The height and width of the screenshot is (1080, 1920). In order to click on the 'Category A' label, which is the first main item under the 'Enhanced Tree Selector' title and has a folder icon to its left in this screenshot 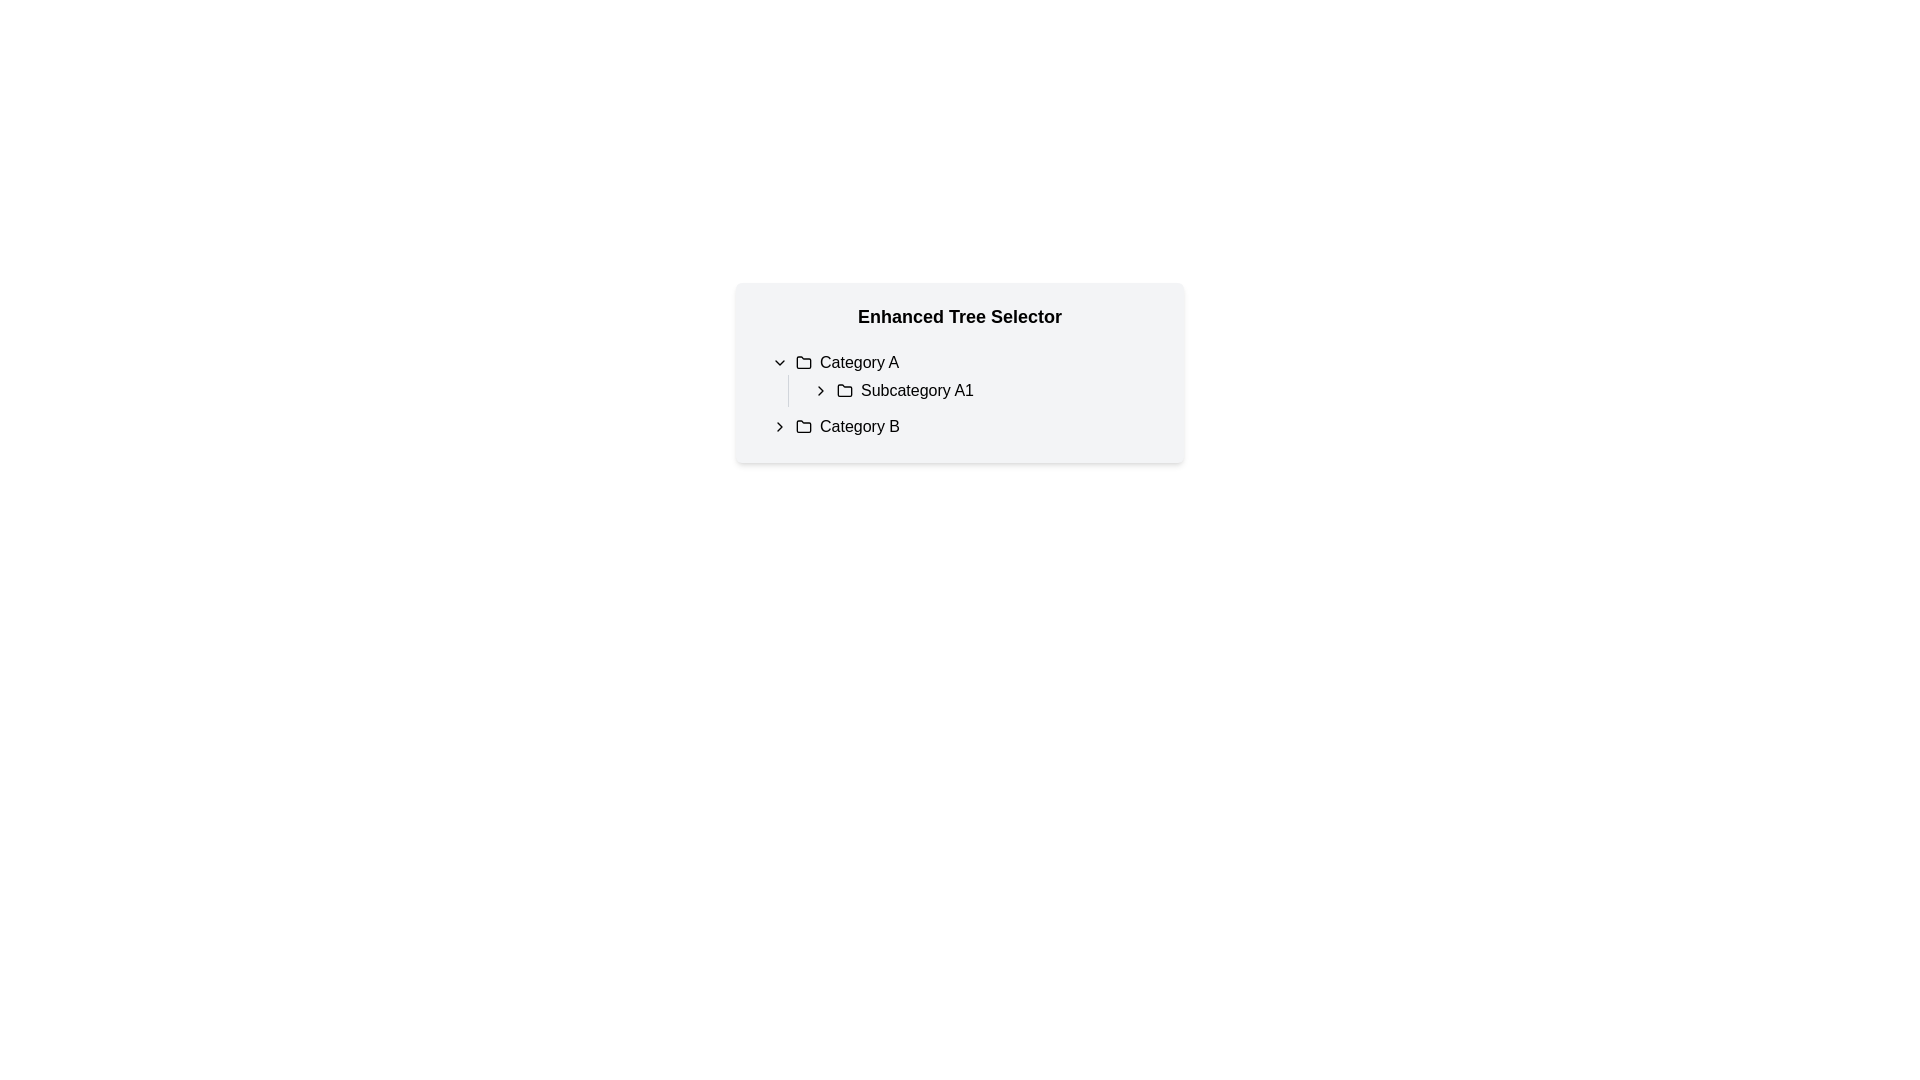, I will do `click(859, 362)`.